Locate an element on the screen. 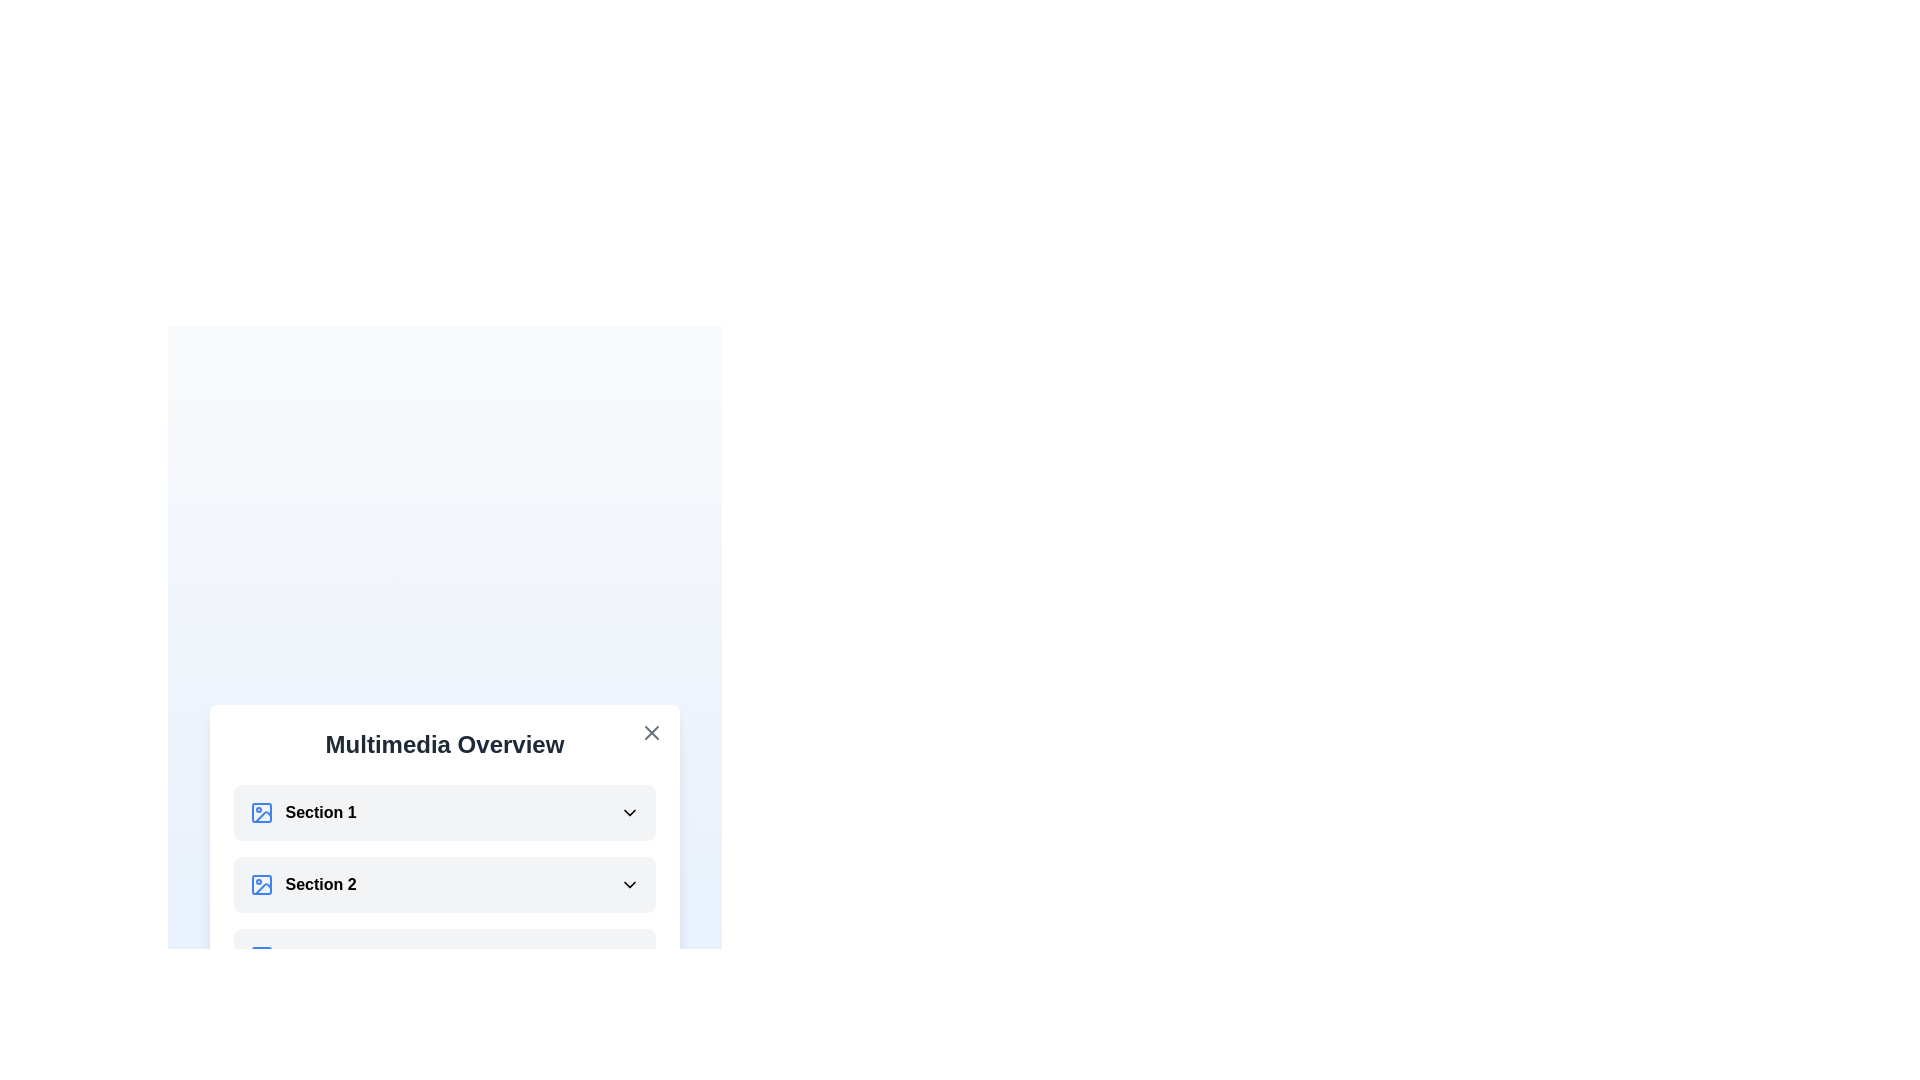 The width and height of the screenshot is (1920, 1080). the close button located at the top-right corner of the 'Multimedia Overview' modal is located at coordinates (652, 732).